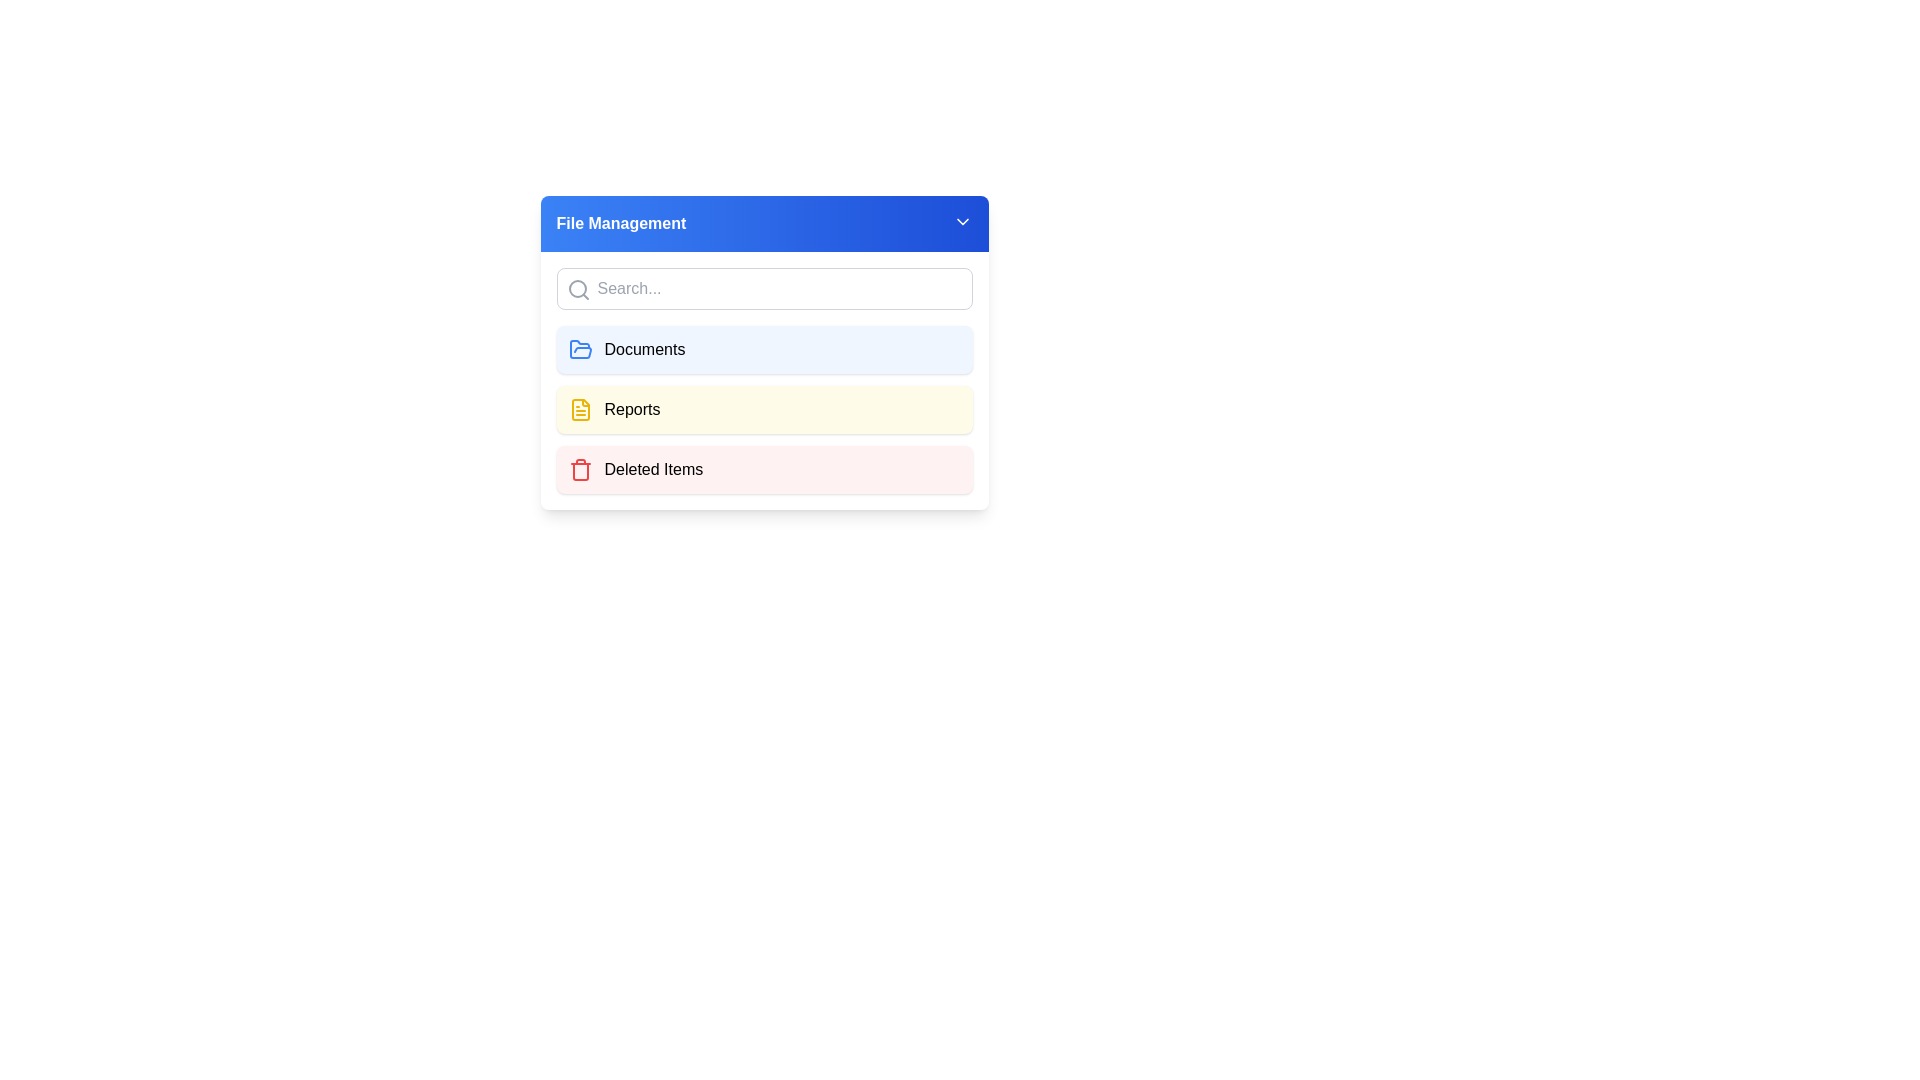 This screenshot has height=1080, width=1920. Describe the element at coordinates (579, 408) in the screenshot. I see `the yellow file/document icon located in the 'Reports' menu, which is the third icon in sequence between 'Documents' and 'Deleted Items'` at that location.